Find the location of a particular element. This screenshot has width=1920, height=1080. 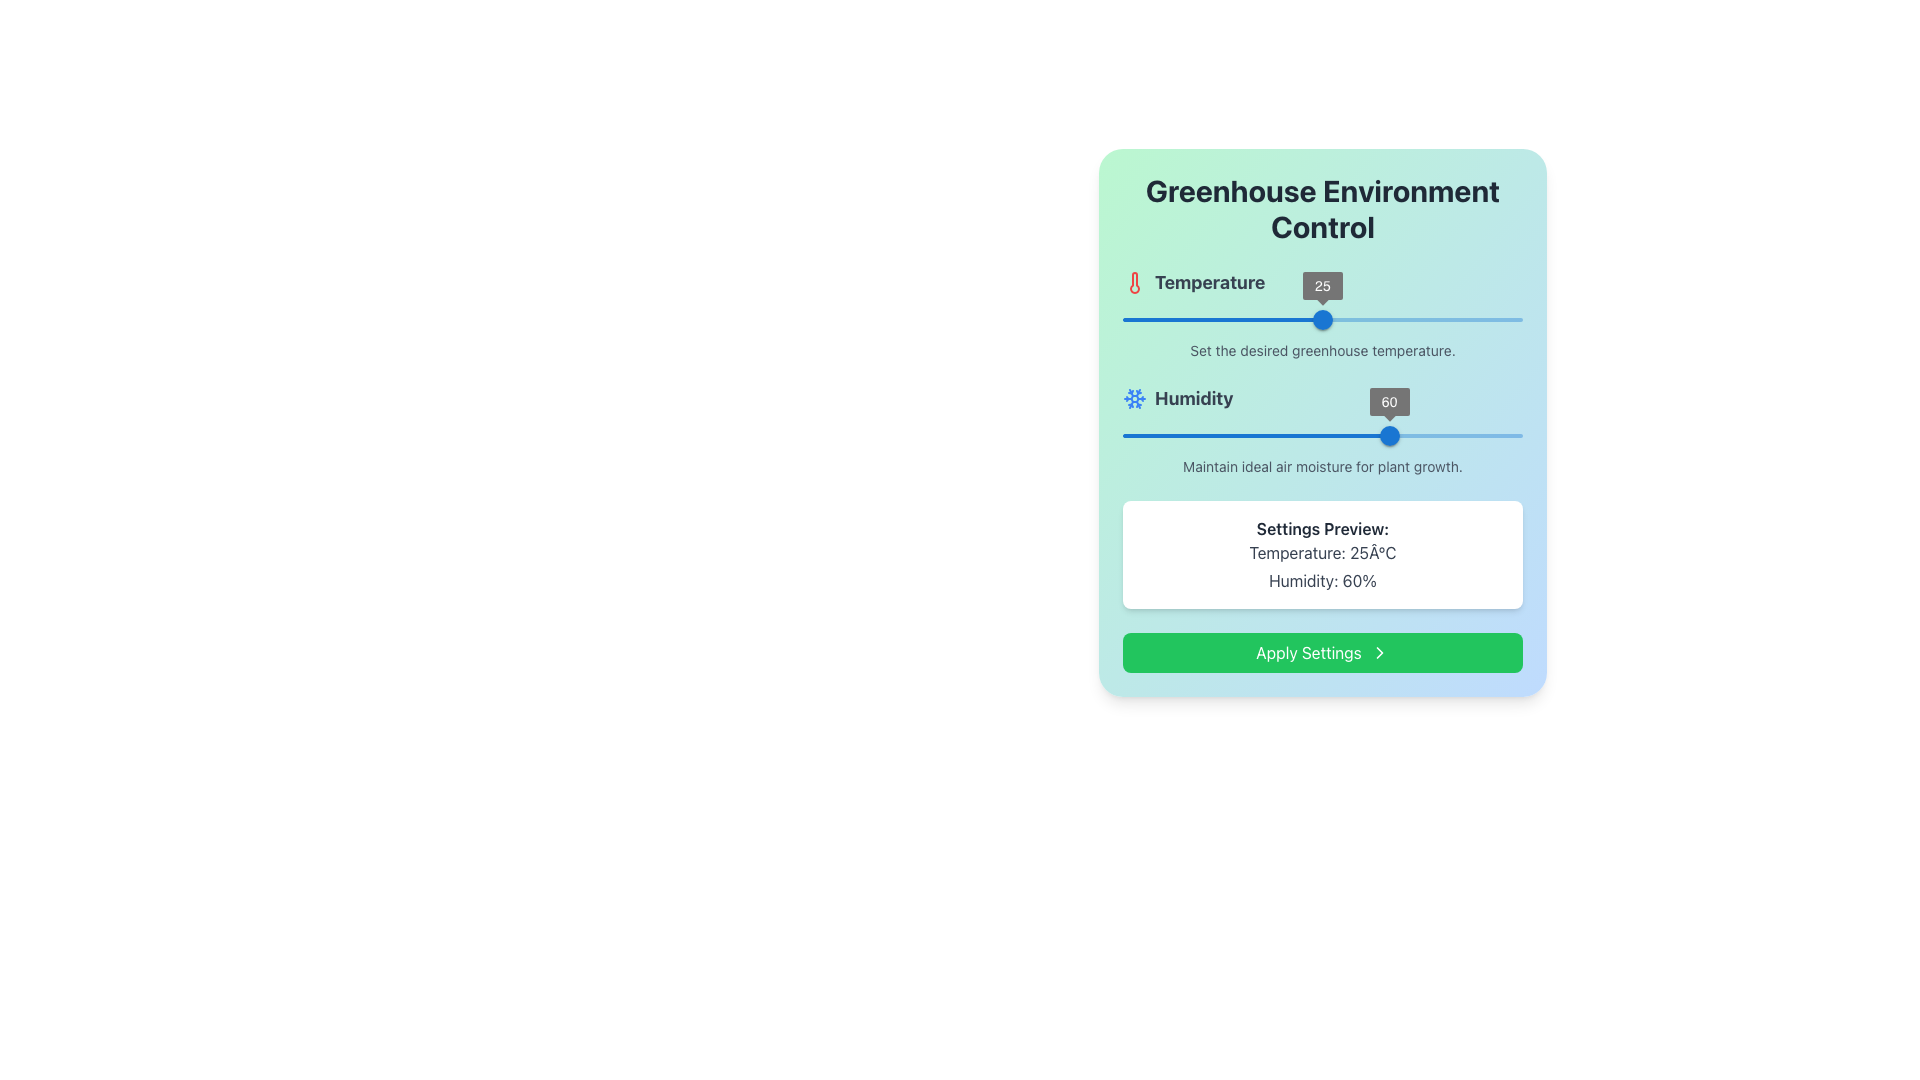

value displayed on the Value indicator label, which shows the number '60' in white text on a dark gray circular background, positioned above the slider for the 'Humidity' section is located at coordinates (1388, 401).